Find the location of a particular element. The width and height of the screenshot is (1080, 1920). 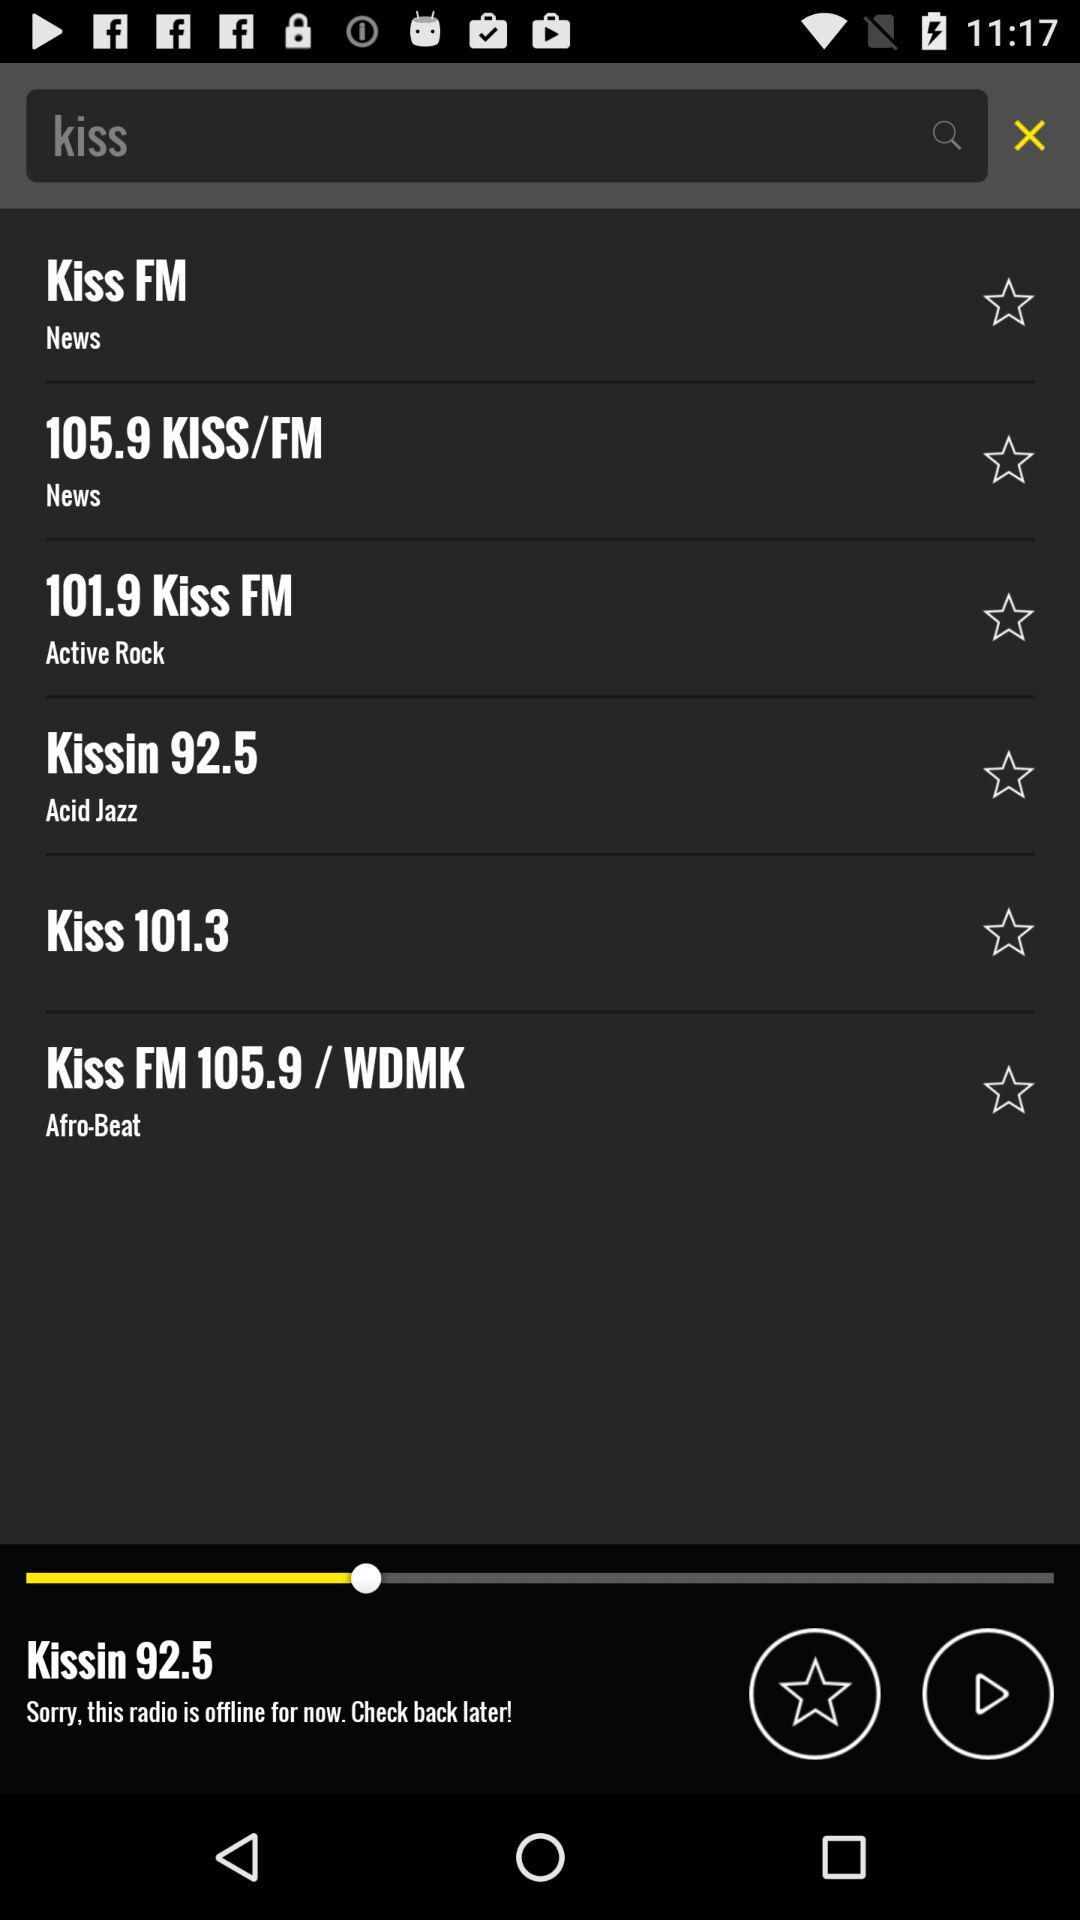

music is located at coordinates (987, 1692).